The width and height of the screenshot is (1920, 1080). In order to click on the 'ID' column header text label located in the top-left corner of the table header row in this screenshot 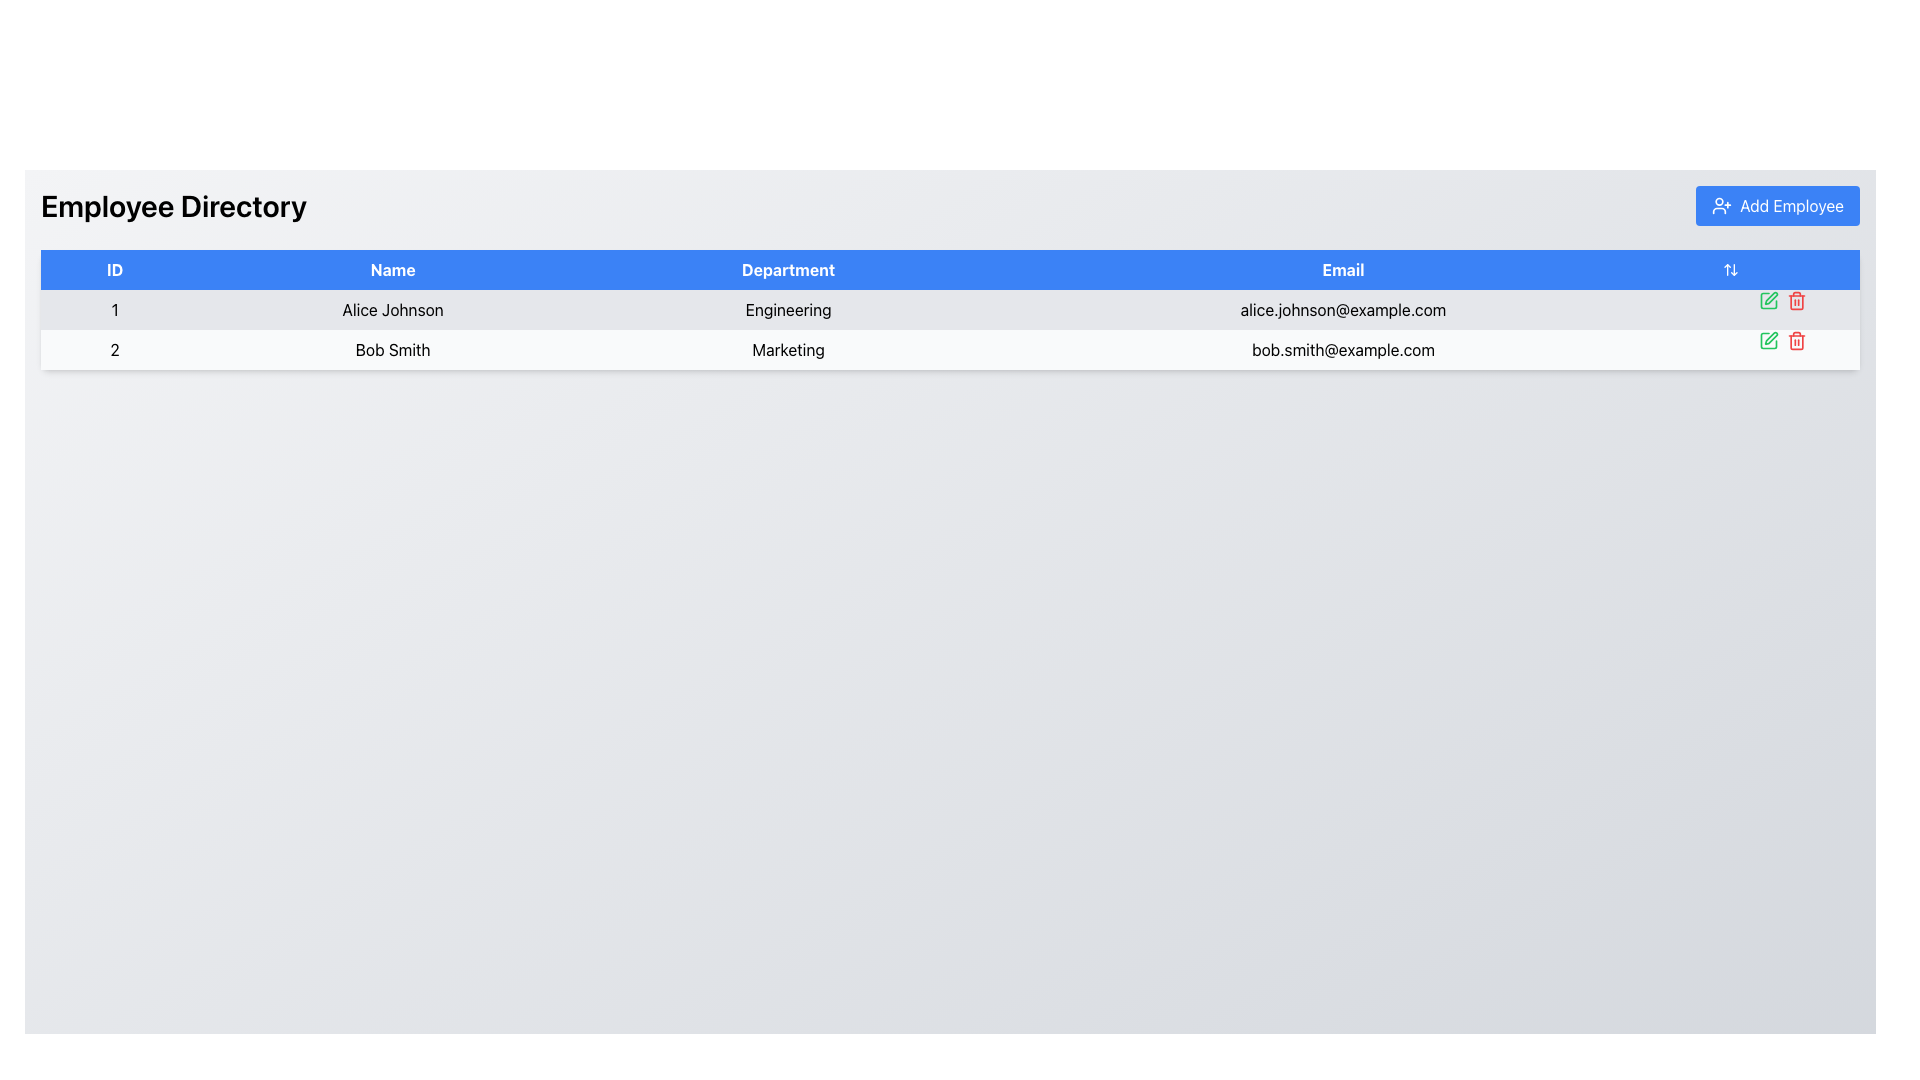, I will do `click(114, 270)`.